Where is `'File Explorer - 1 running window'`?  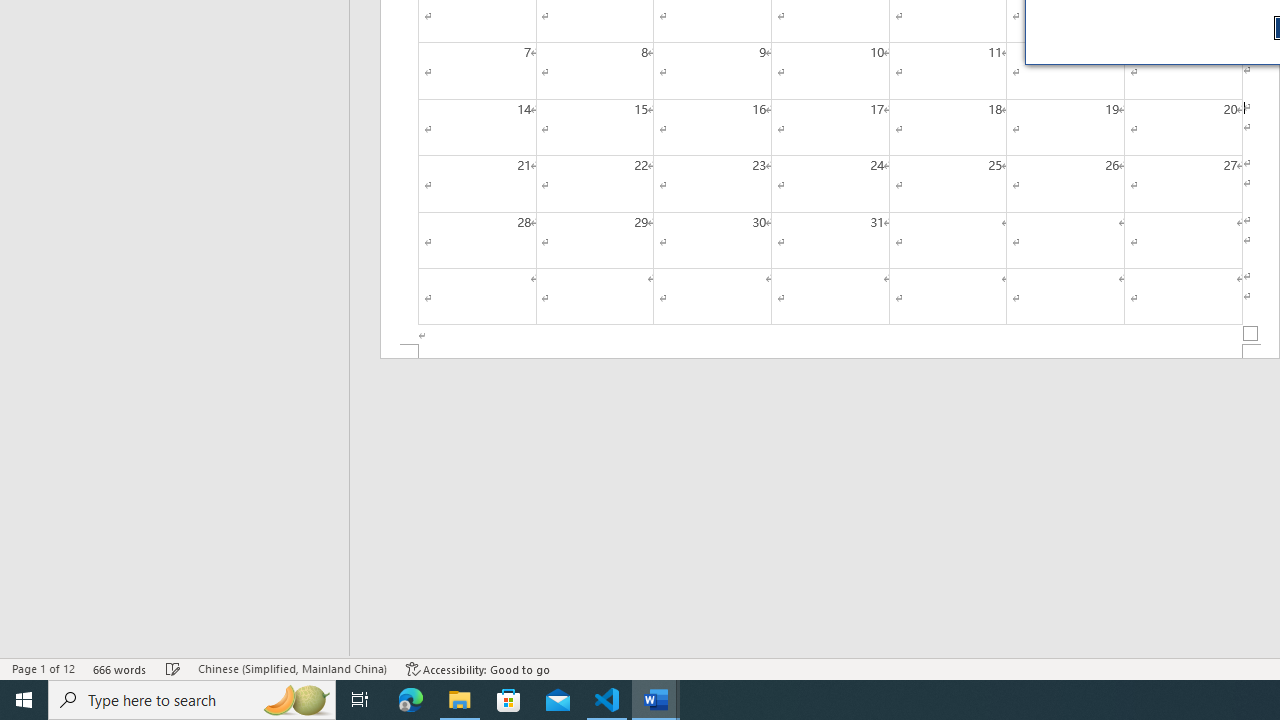 'File Explorer - 1 running window' is located at coordinates (459, 698).